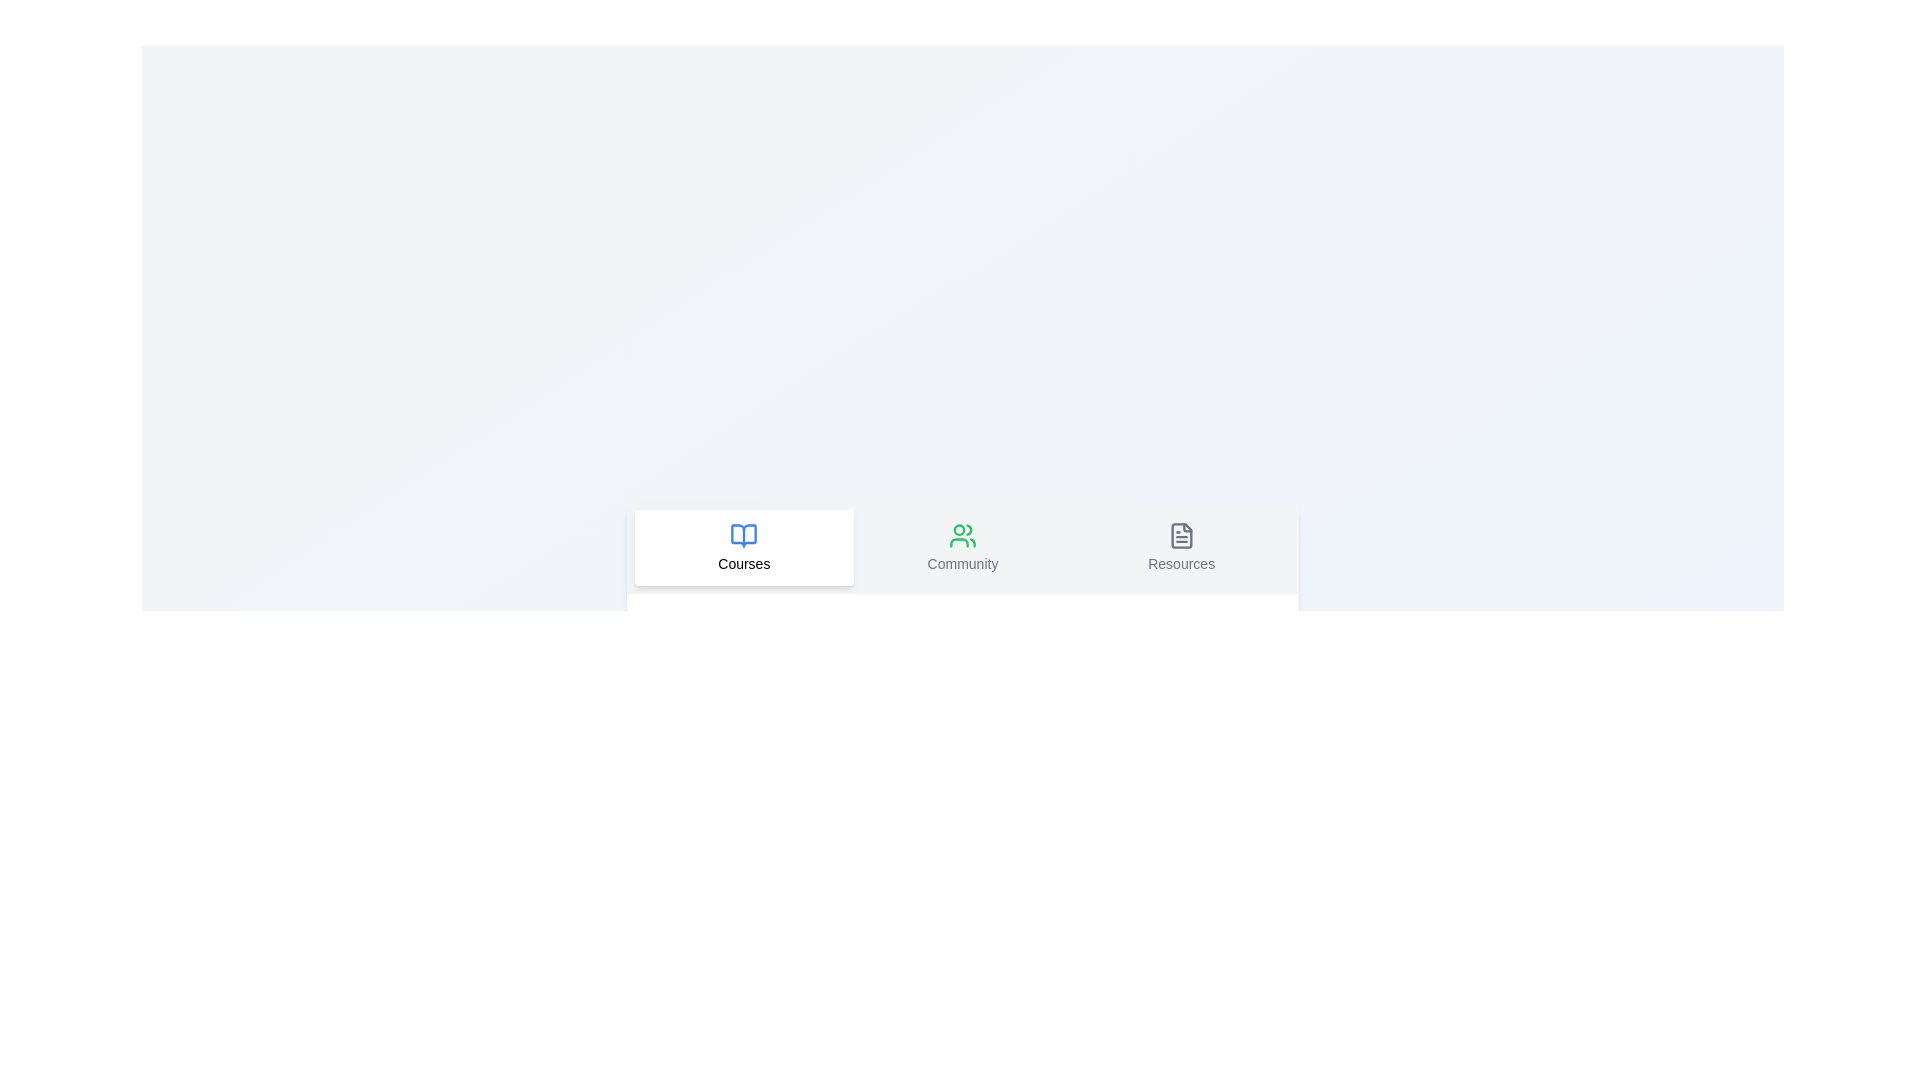  What do you see at coordinates (1181, 547) in the screenshot?
I see `the tab Resources to observe its visual change` at bounding box center [1181, 547].